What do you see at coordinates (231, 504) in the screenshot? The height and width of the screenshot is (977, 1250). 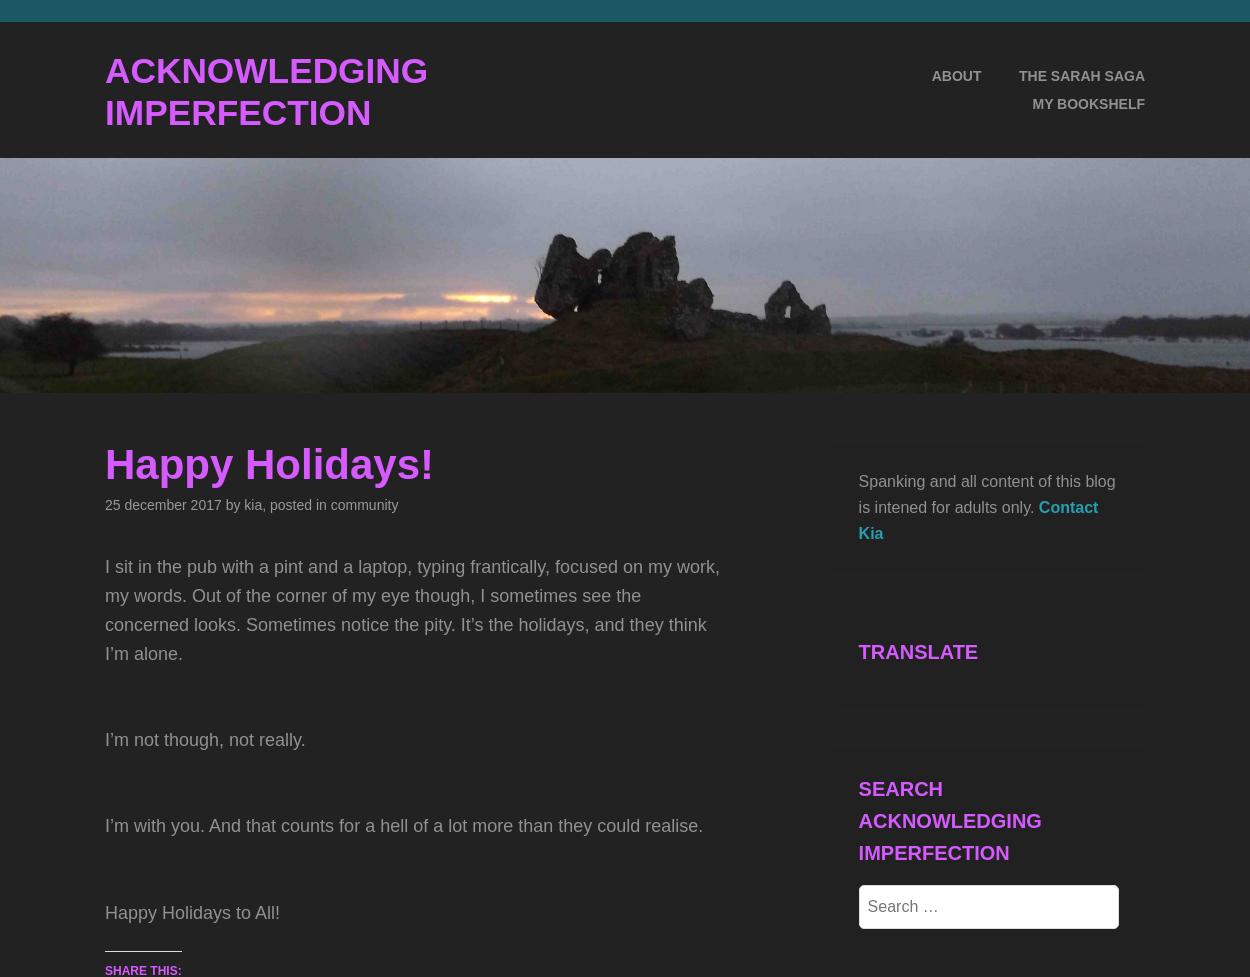 I see `'by'` at bounding box center [231, 504].